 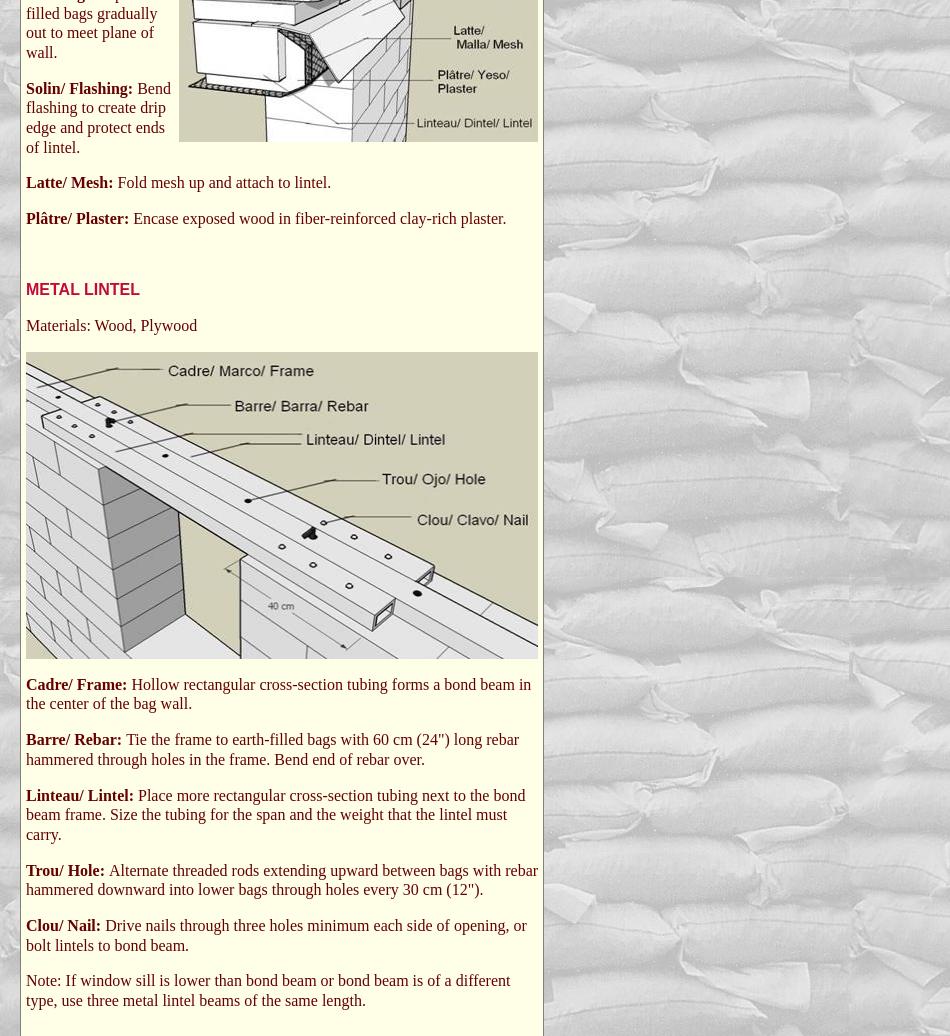 I want to click on 'Hollow rectangular cross-section tubing forms a bond beam in the center of the bag wall.', so click(x=277, y=693).